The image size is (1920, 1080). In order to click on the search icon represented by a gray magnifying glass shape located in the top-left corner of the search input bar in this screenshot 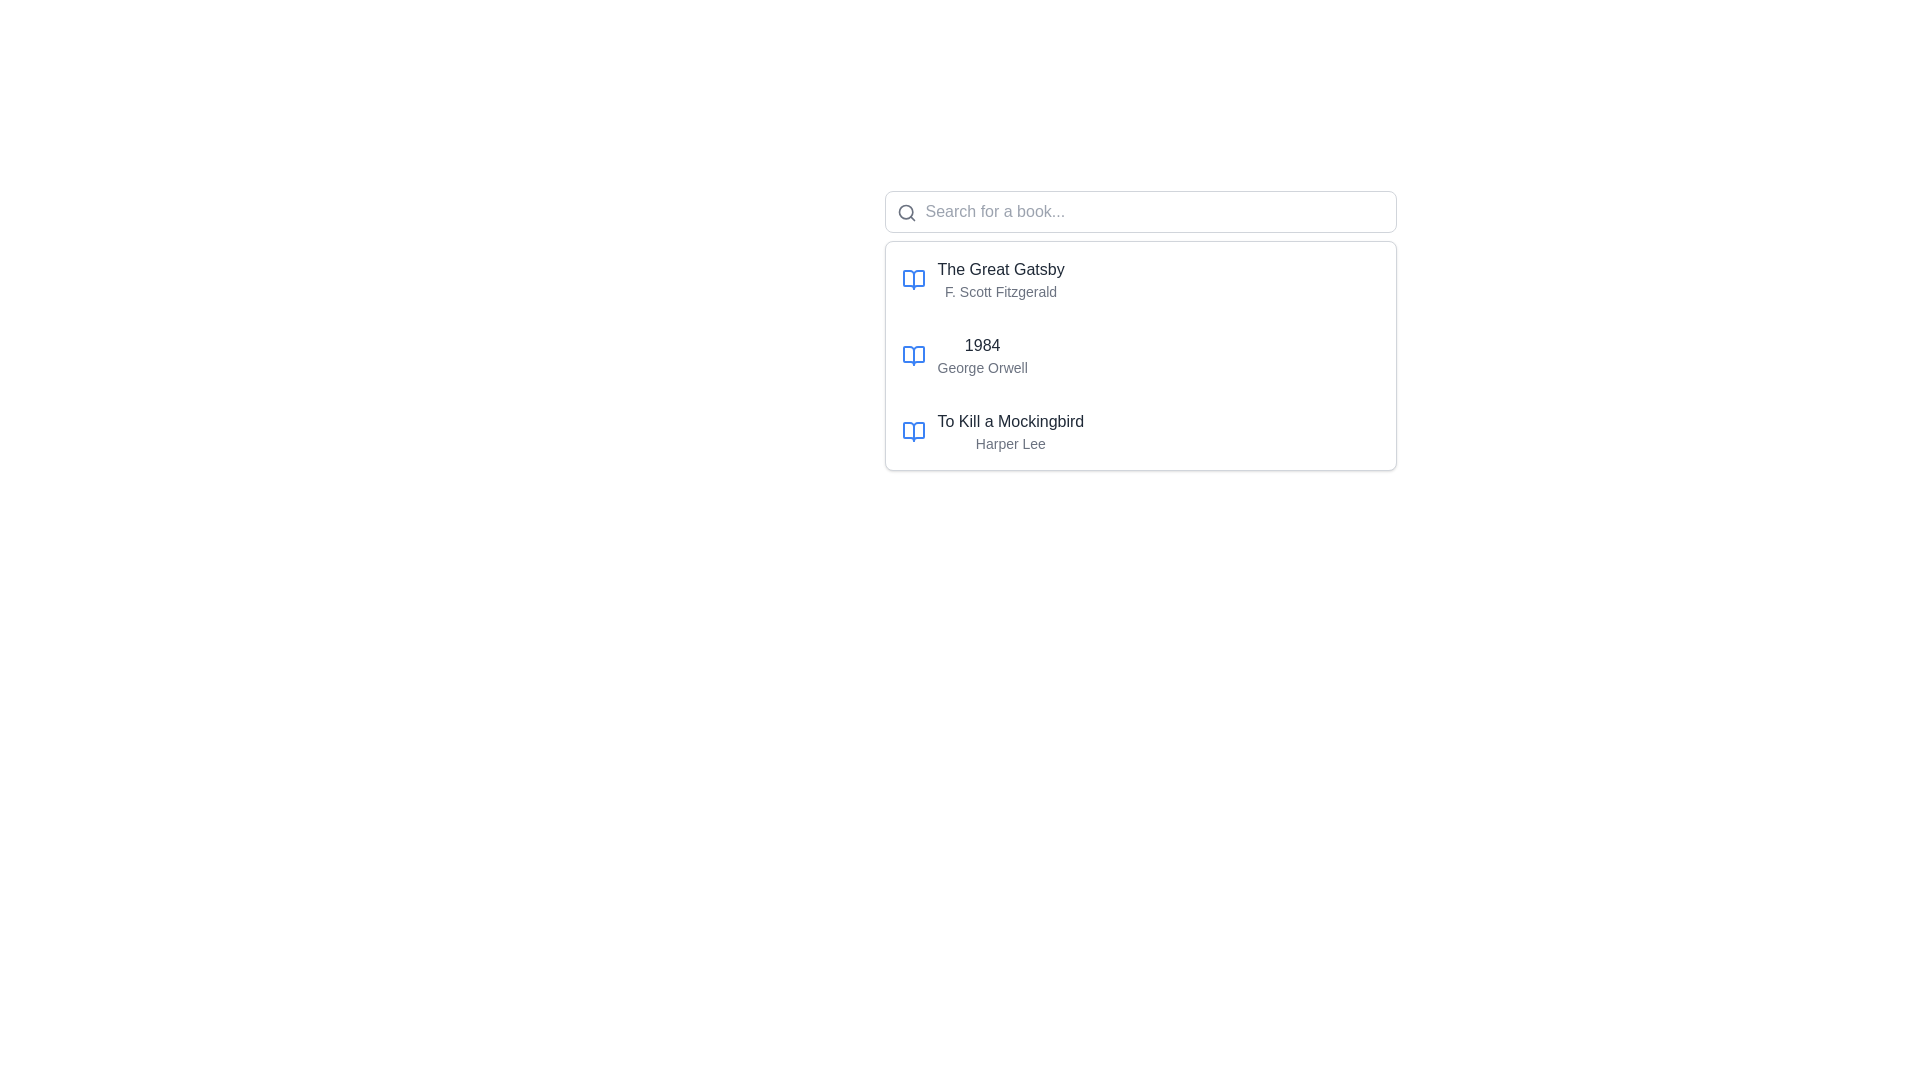, I will do `click(905, 212)`.